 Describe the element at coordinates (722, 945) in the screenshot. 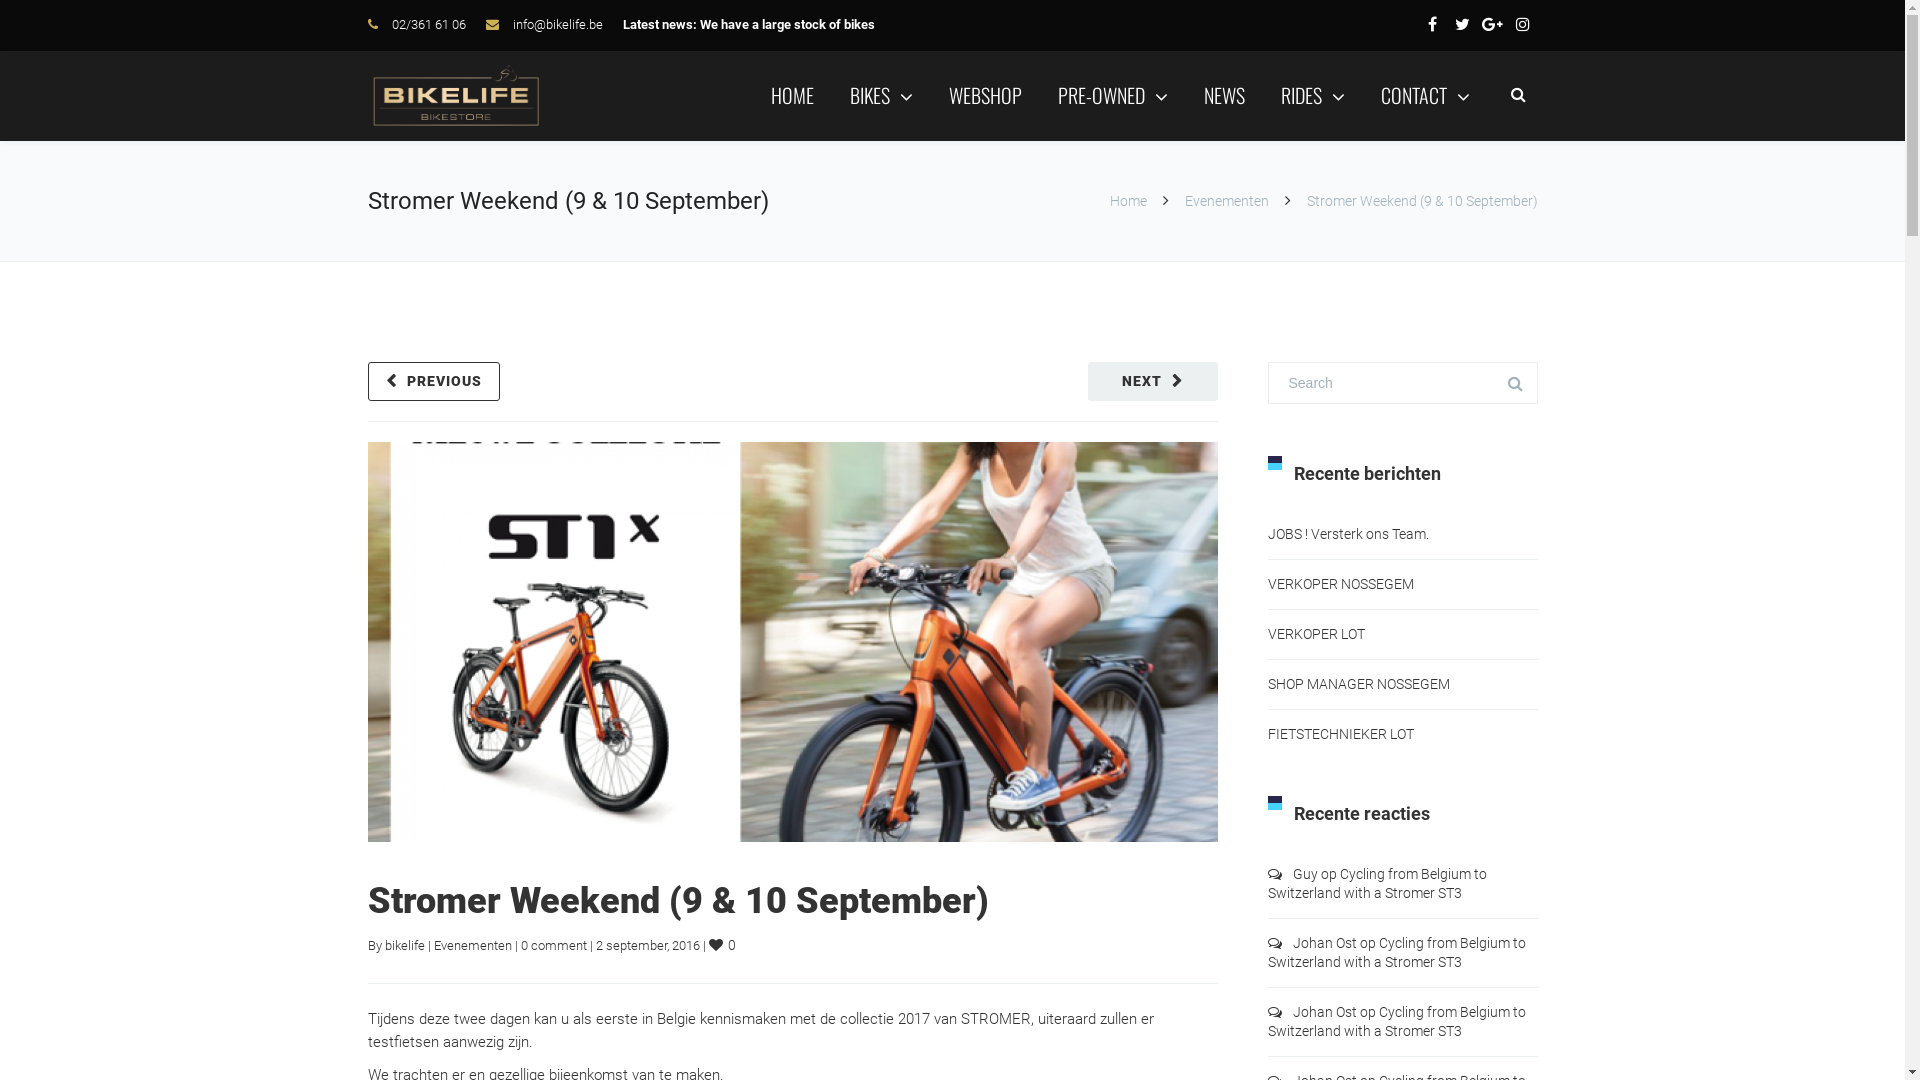

I see `'0 '` at that location.